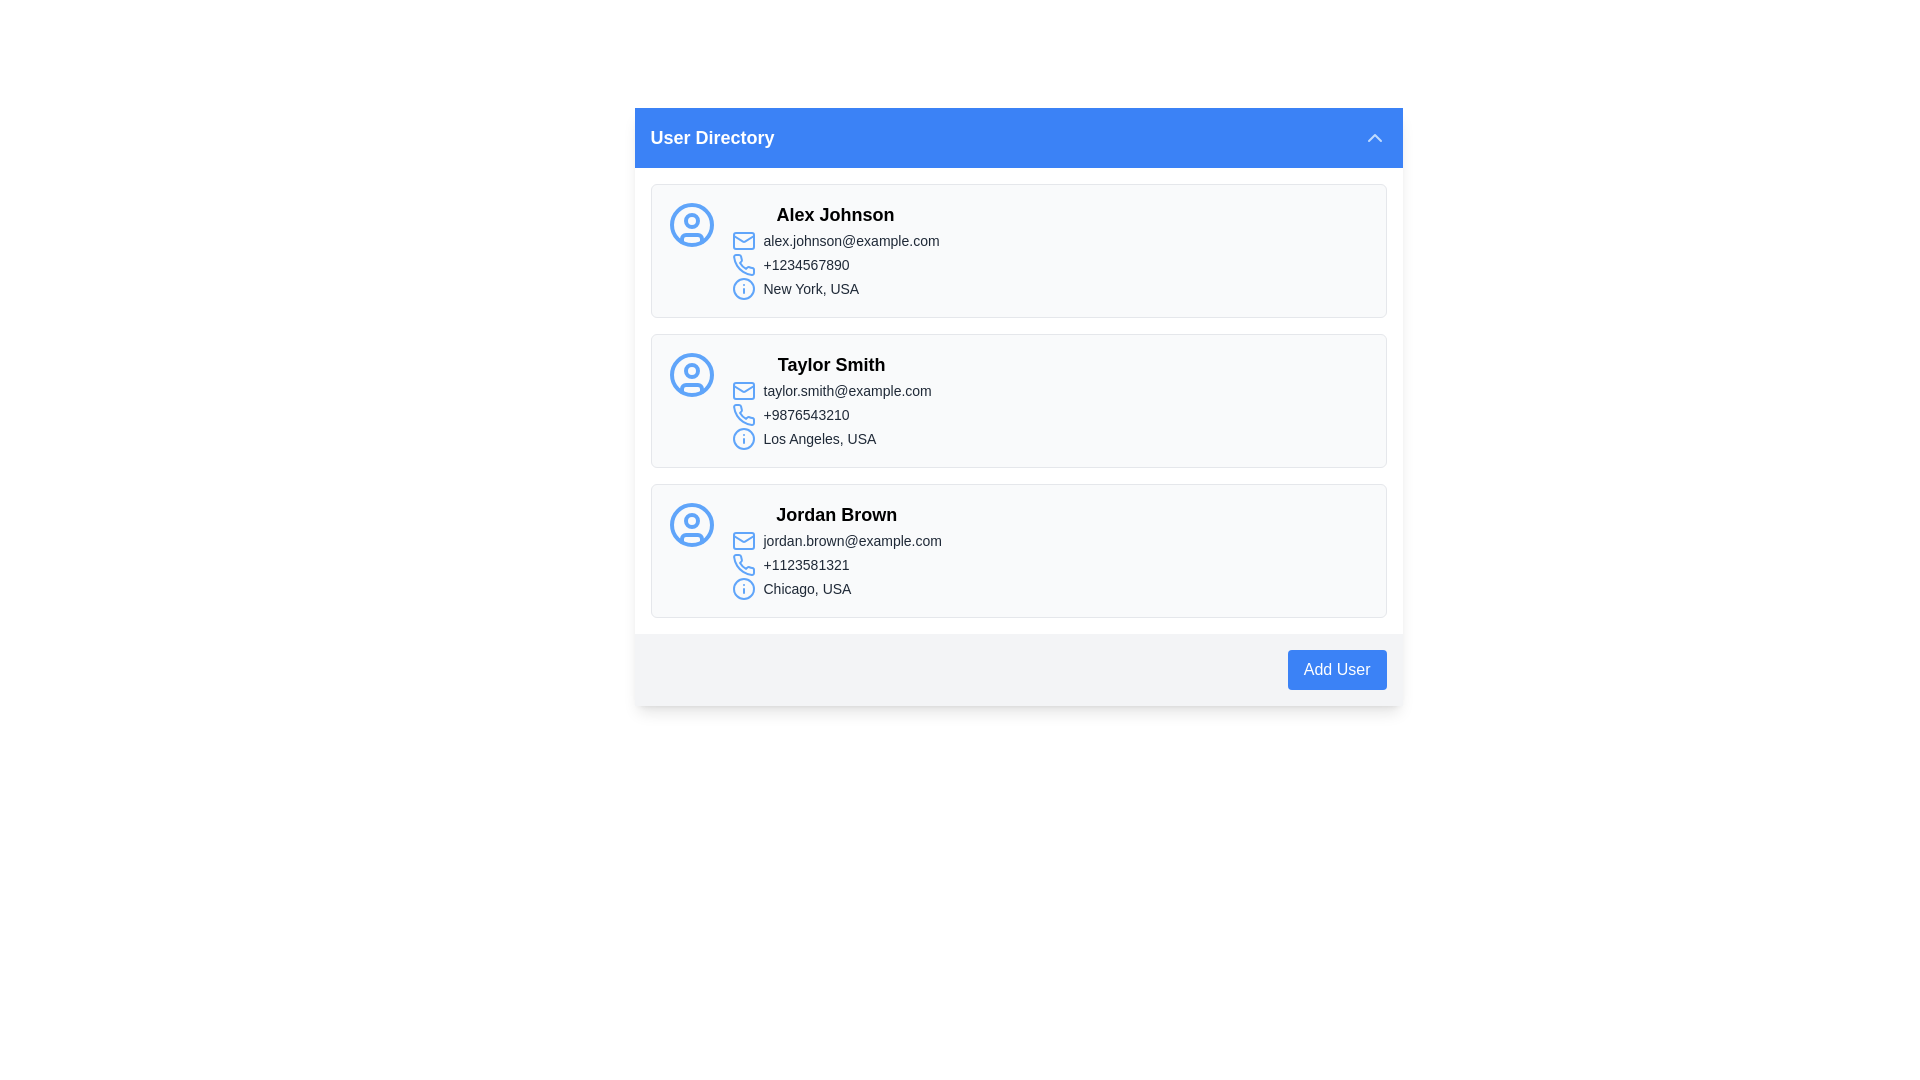 Image resolution: width=1920 pixels, height=1080 pixels. Describe the element at coordinates (831, 365) in the screenshot. I see `the static text element displaying 'Taylor Smith' at the top of the second user information card in the 'User Directory' interface` at that location.